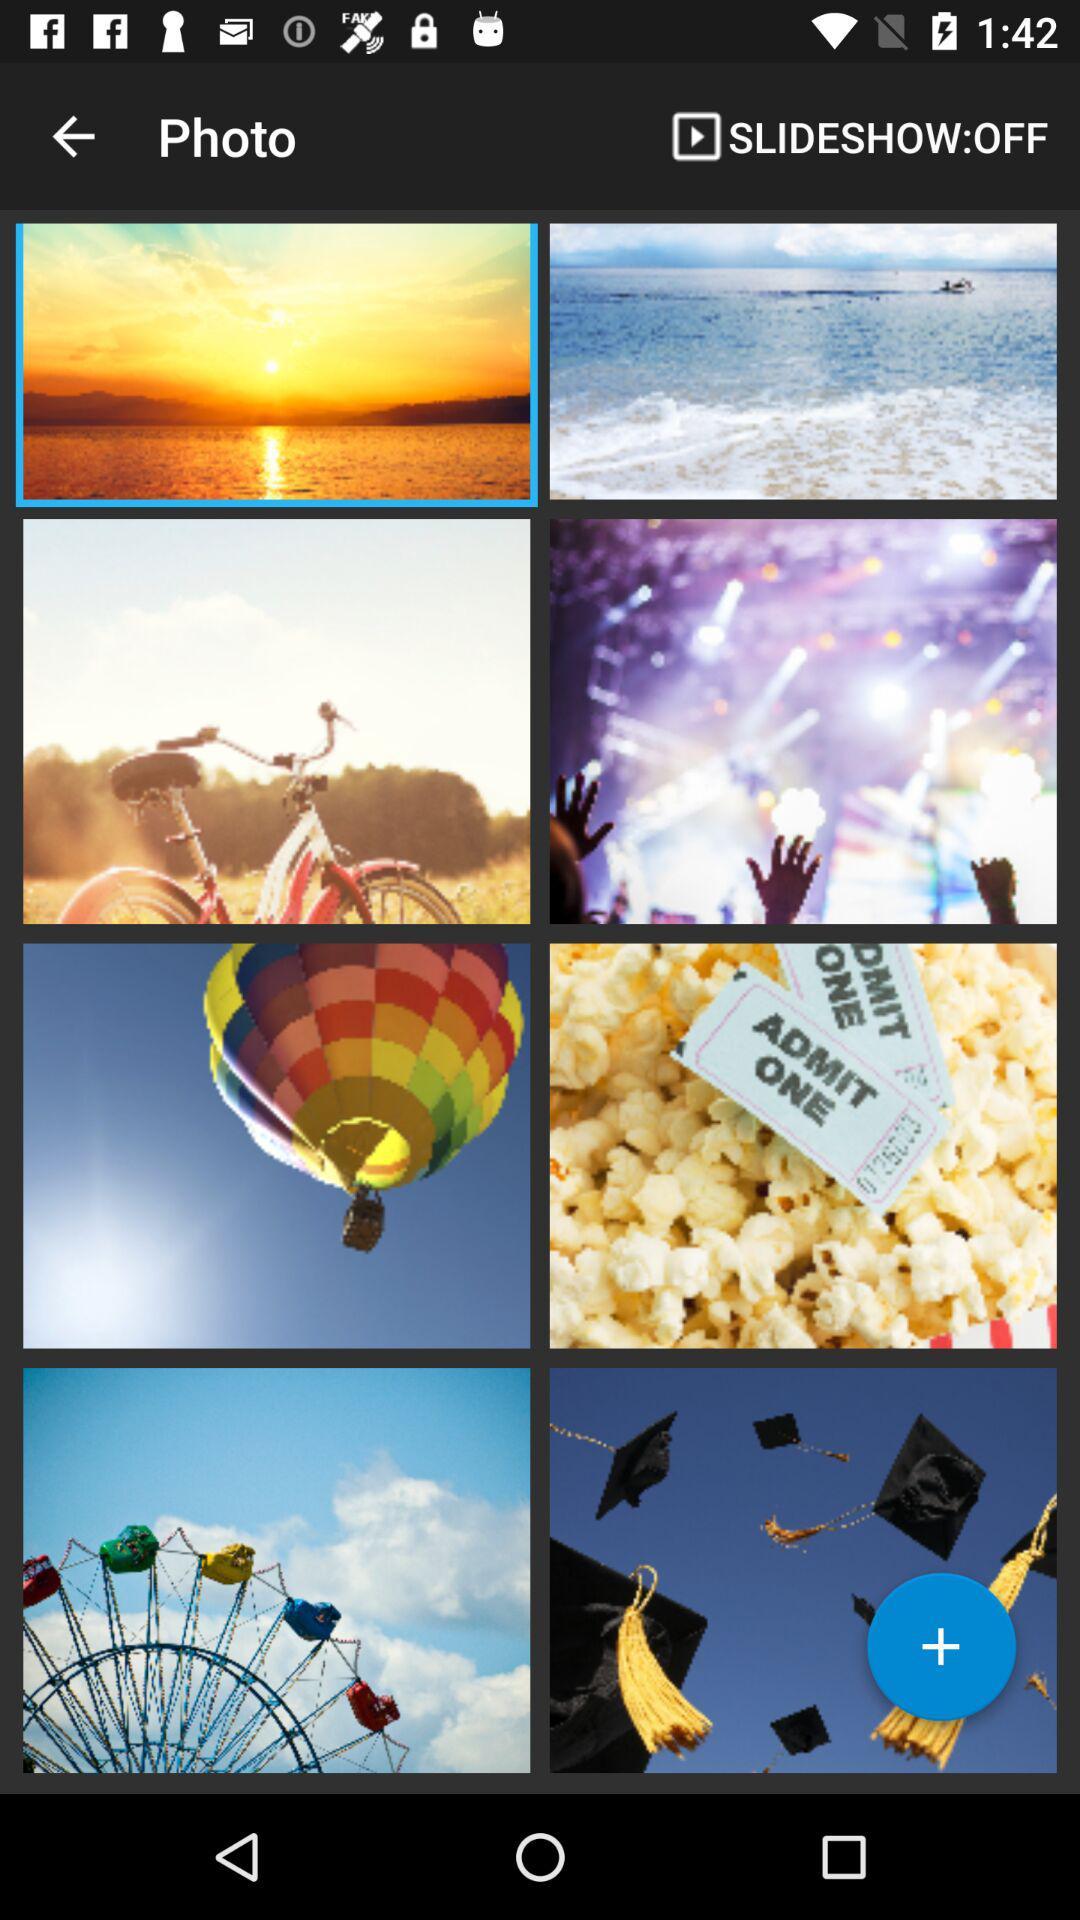  Describe the element at coordinates (802, 1143) in the screenshot. I see `open picture to see in full screen` at that location.